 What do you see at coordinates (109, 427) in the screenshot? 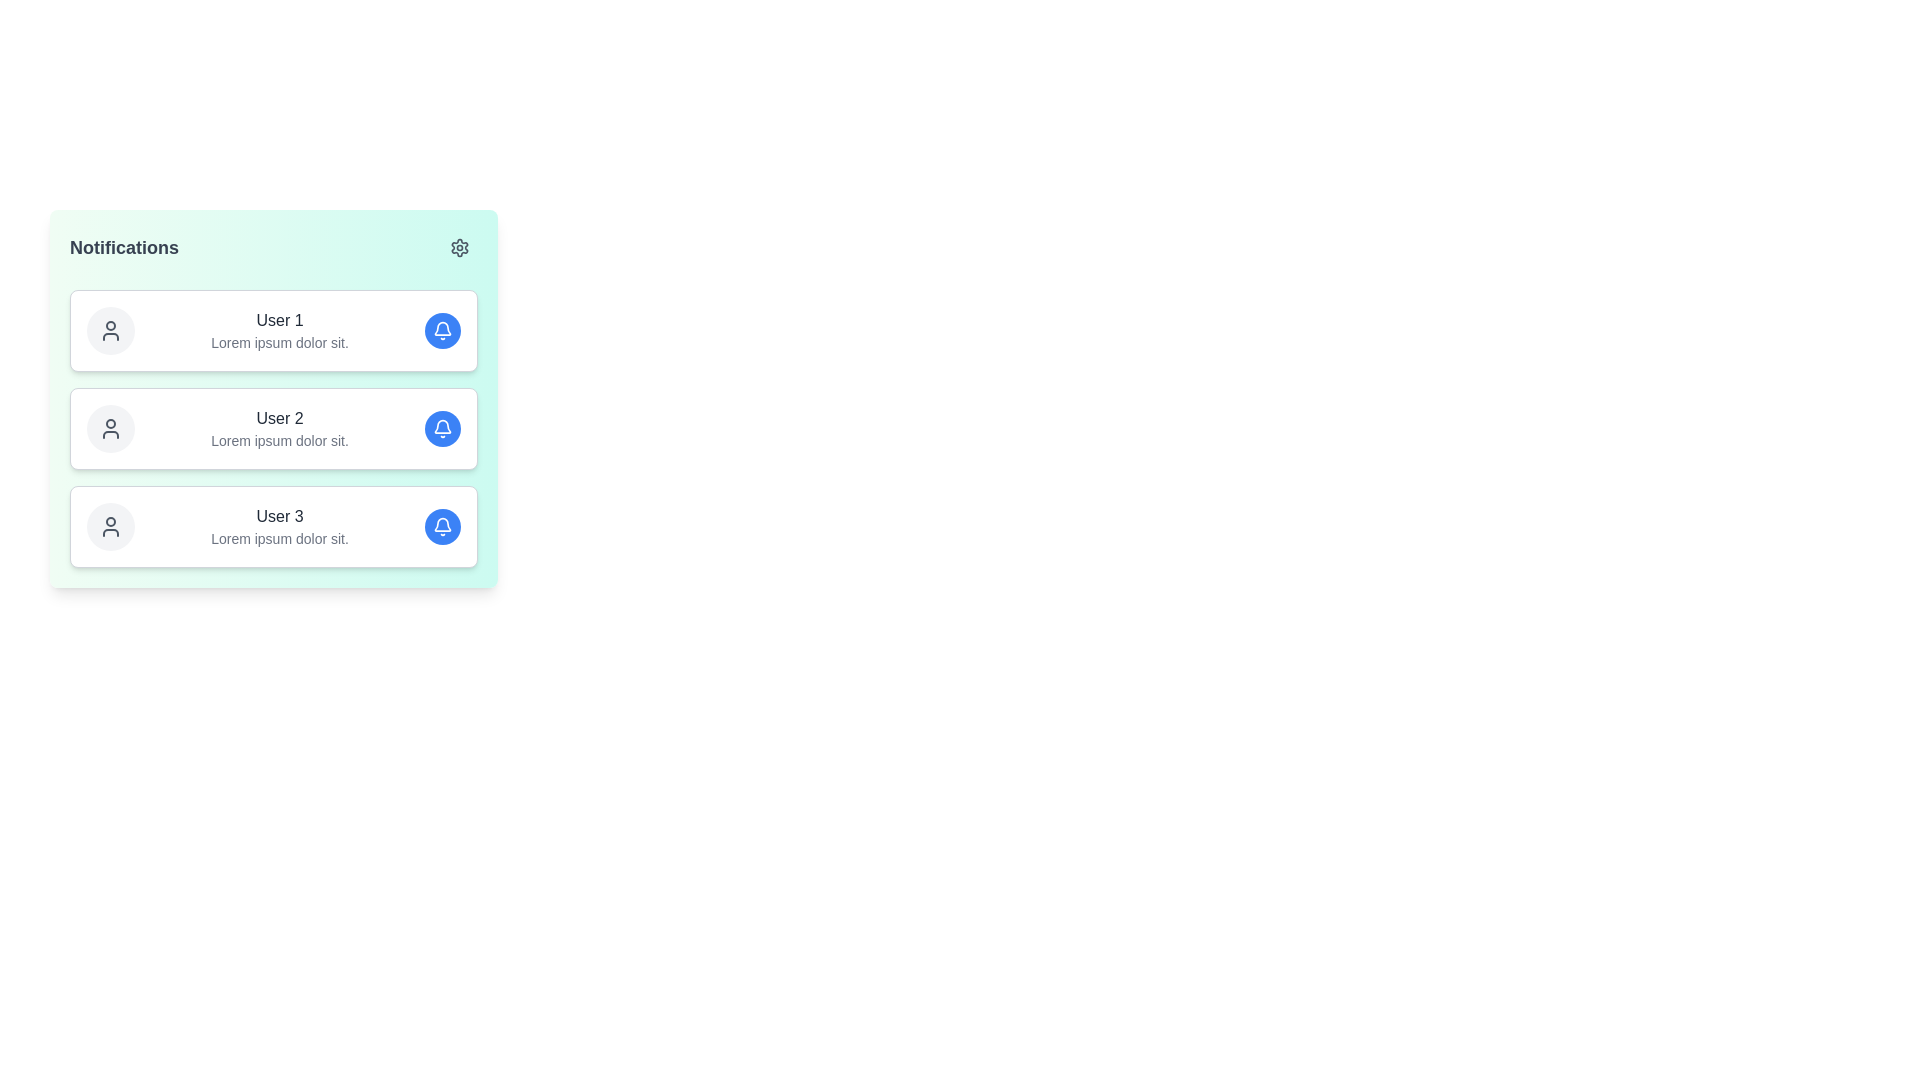
I see `the user icon located at the top-left corner of the second notification card, which is inside a gray circular background, for further interactions if supported` at bounding box center [109, 427].